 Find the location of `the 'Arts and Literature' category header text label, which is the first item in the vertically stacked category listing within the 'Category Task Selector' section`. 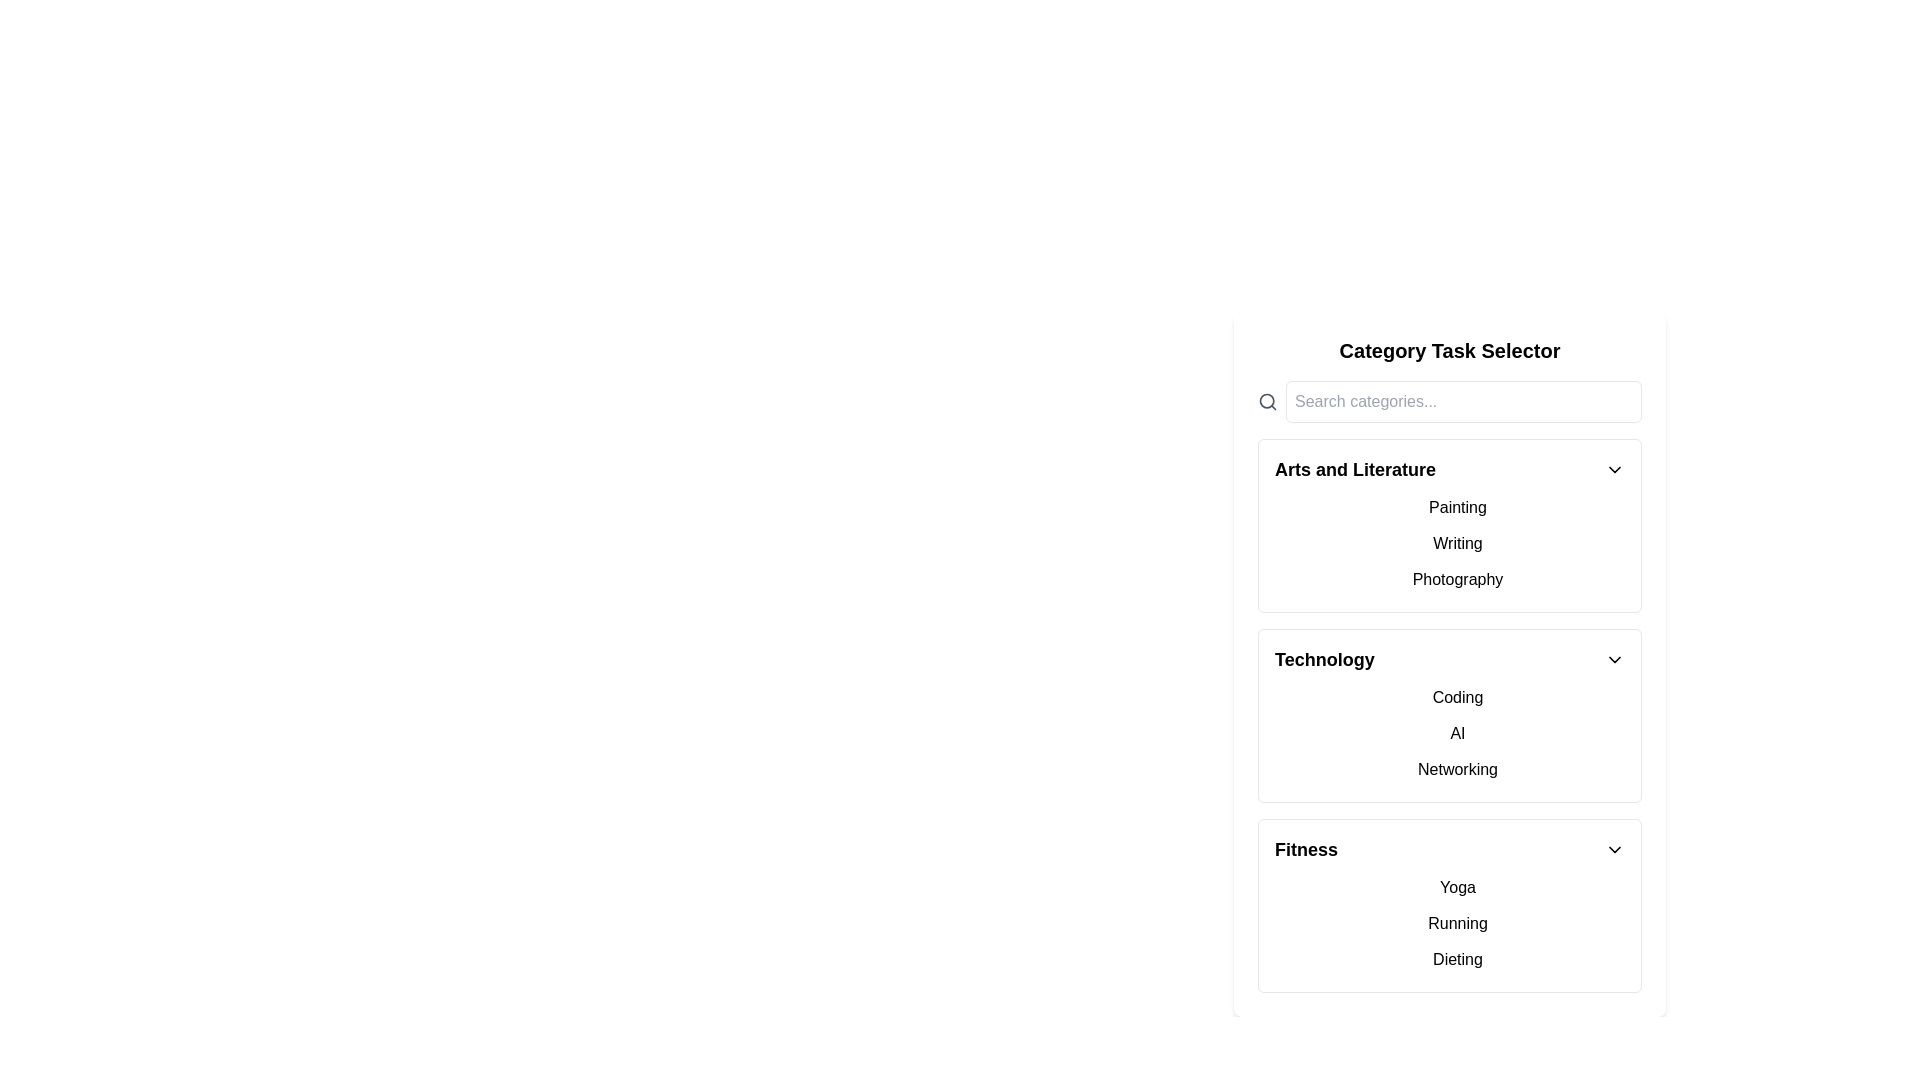

the 'Arts and Literature' category header text label, which is the first item in the vertically stacked category listing within the 'Category Task Selector' section is located at coordinates (1355, 470).